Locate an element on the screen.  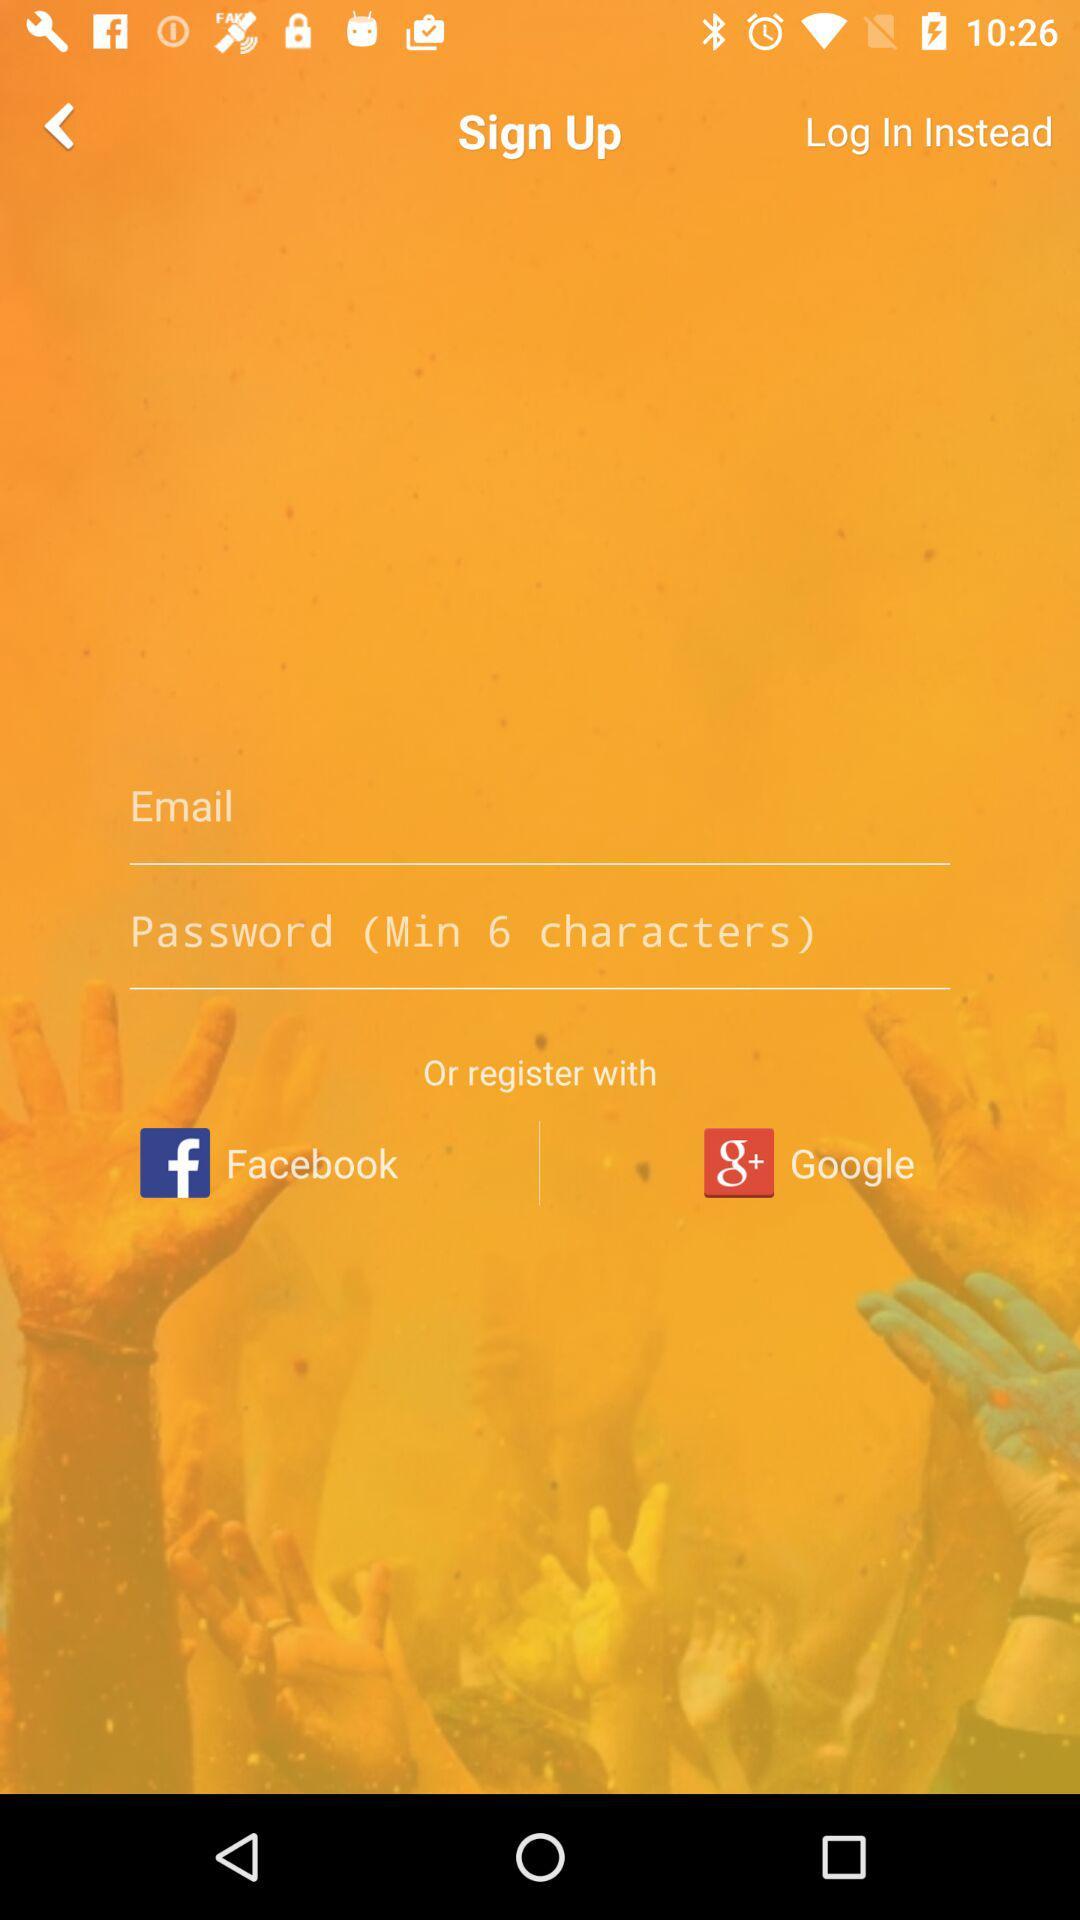
the arrow_backward icon is located at coordinates (61, 124).